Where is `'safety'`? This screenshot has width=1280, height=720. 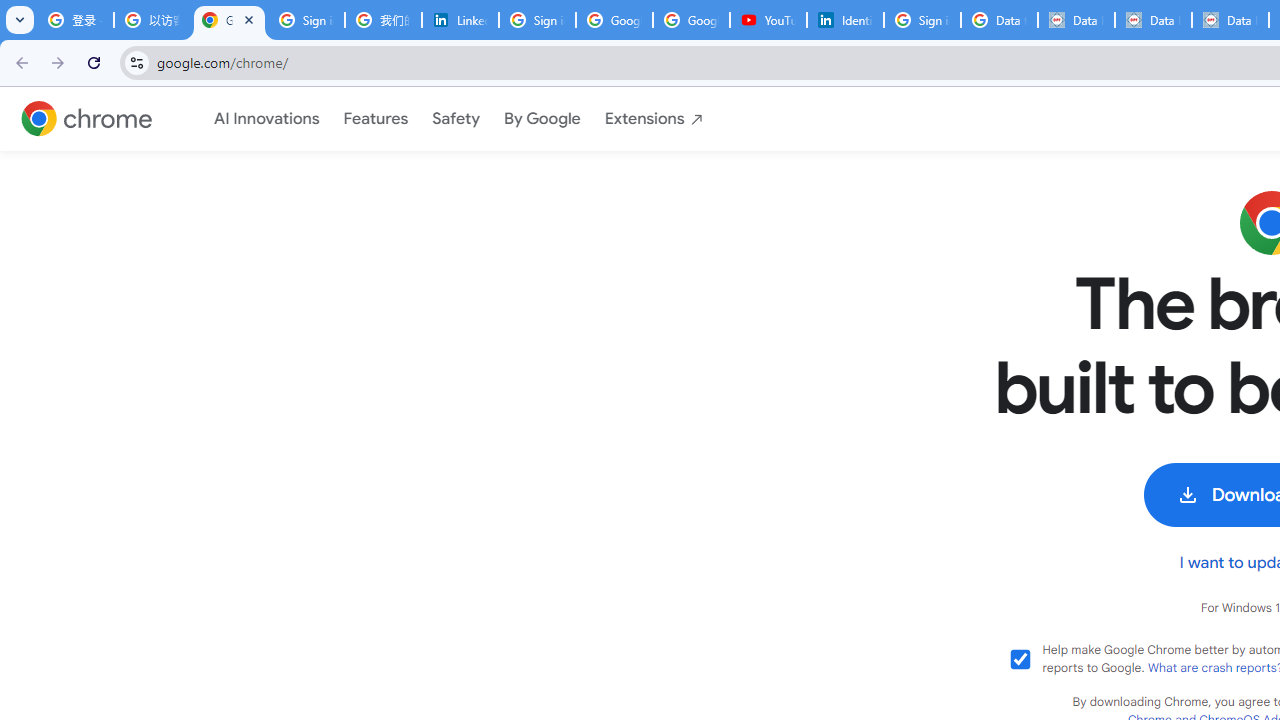 'safety' is located at coordinates (455, 119).